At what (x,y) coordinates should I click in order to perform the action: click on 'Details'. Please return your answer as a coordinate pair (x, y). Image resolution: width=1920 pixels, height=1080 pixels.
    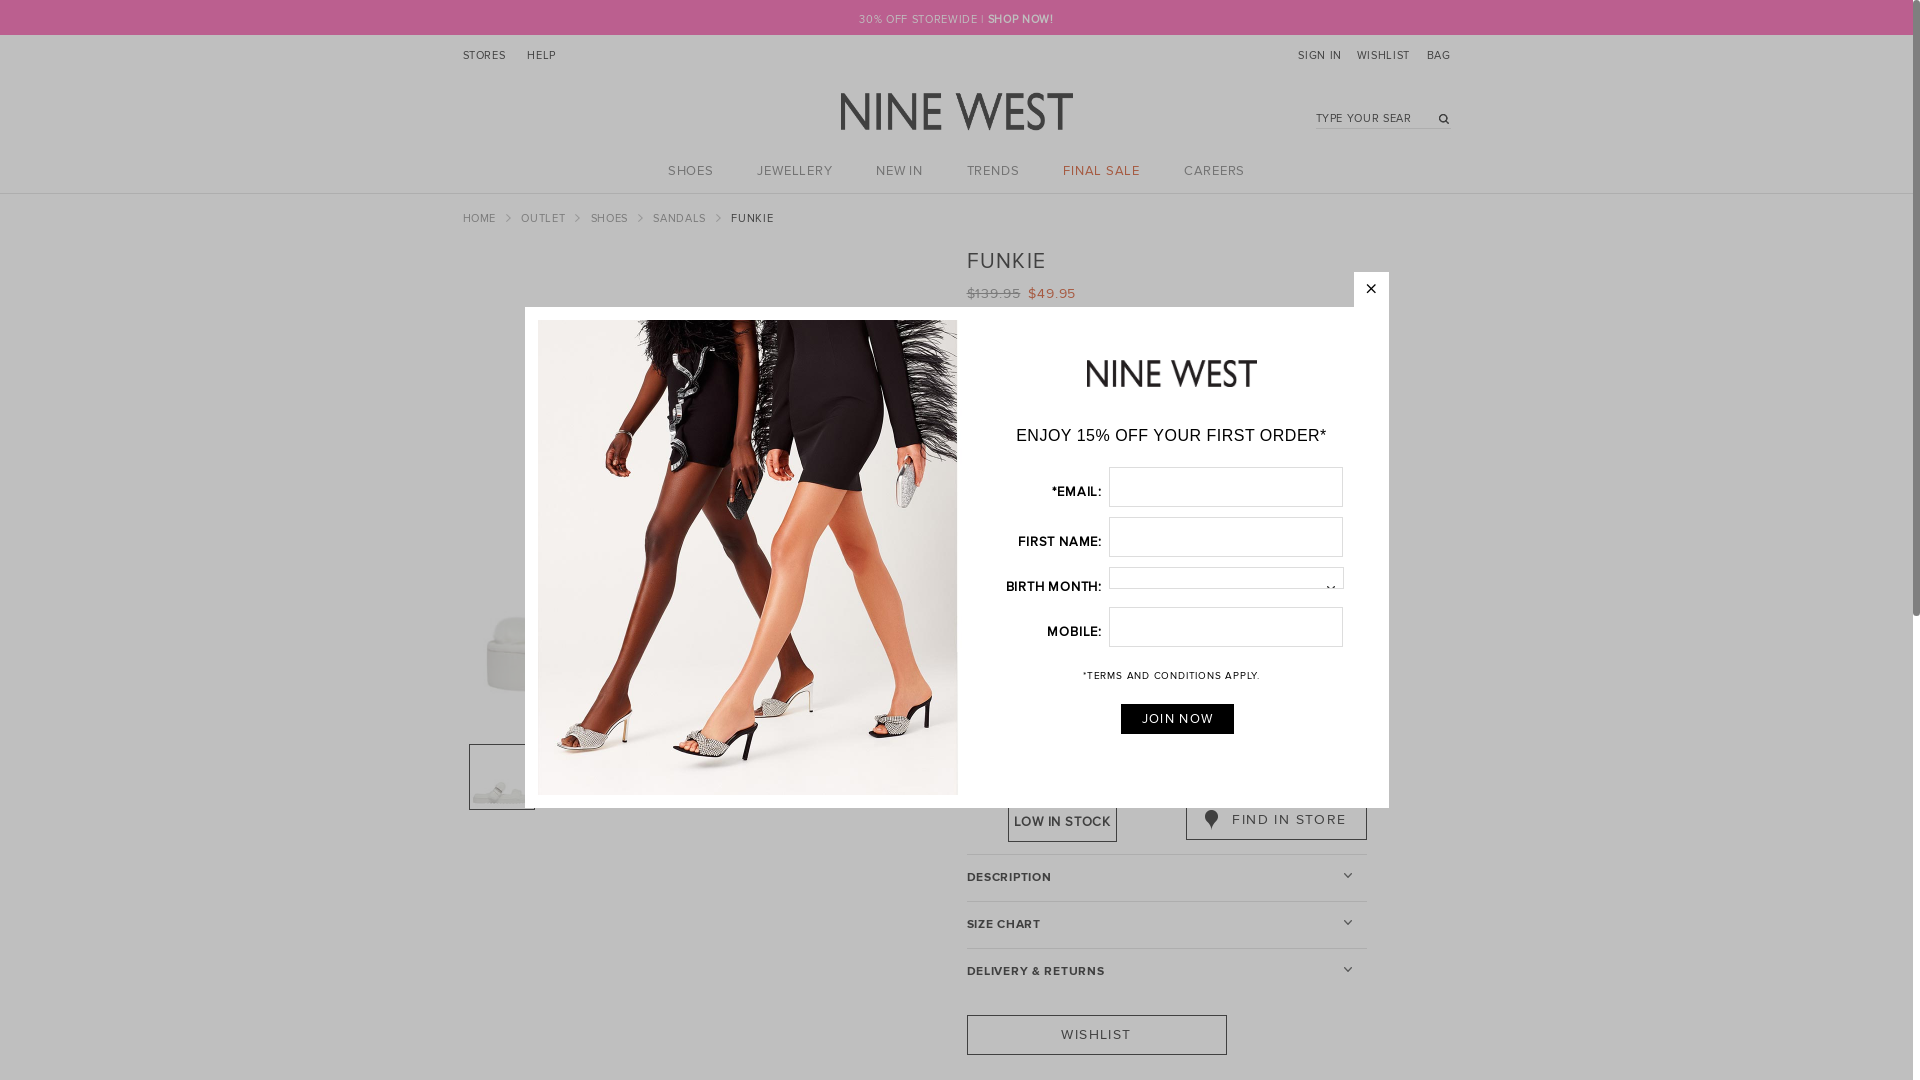
    Looking at the image, I should click on (971, 366).